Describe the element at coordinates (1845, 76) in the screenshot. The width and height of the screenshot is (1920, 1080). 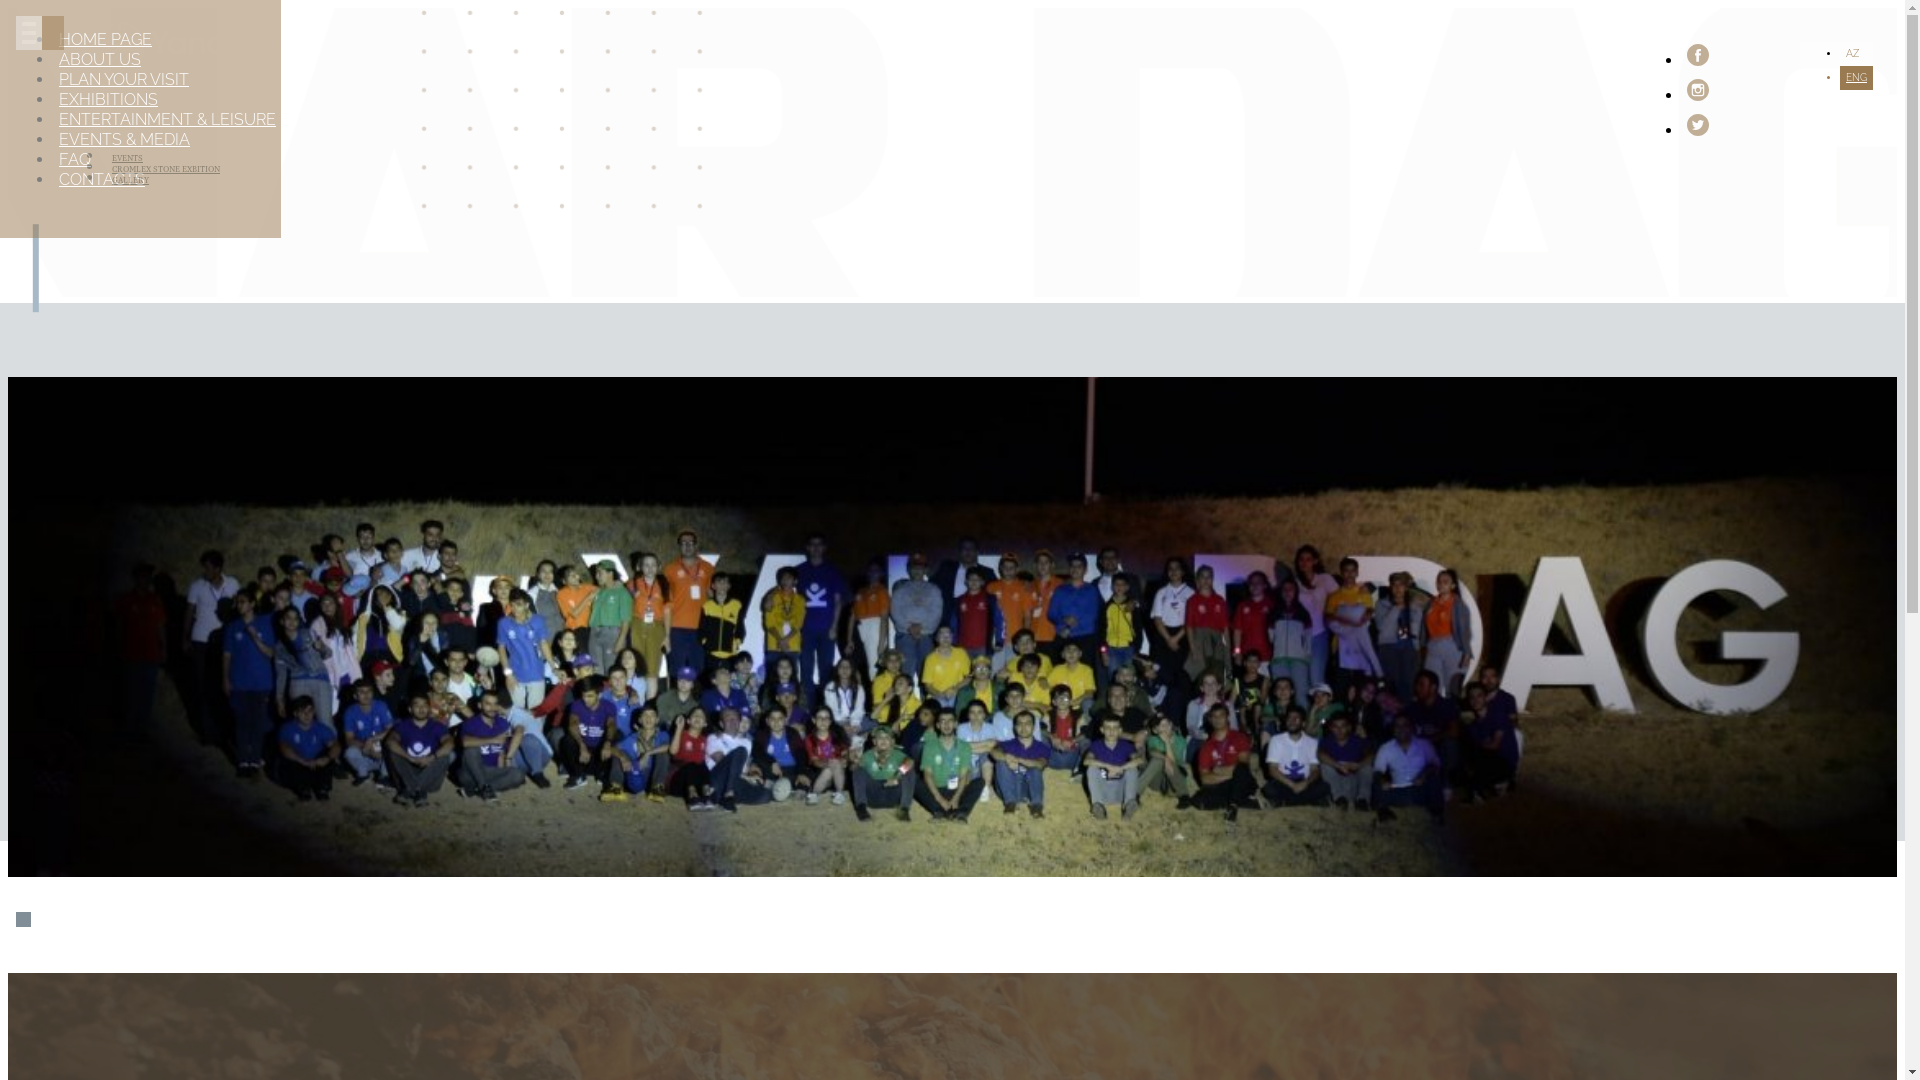
I see `'ENG'` at that location.